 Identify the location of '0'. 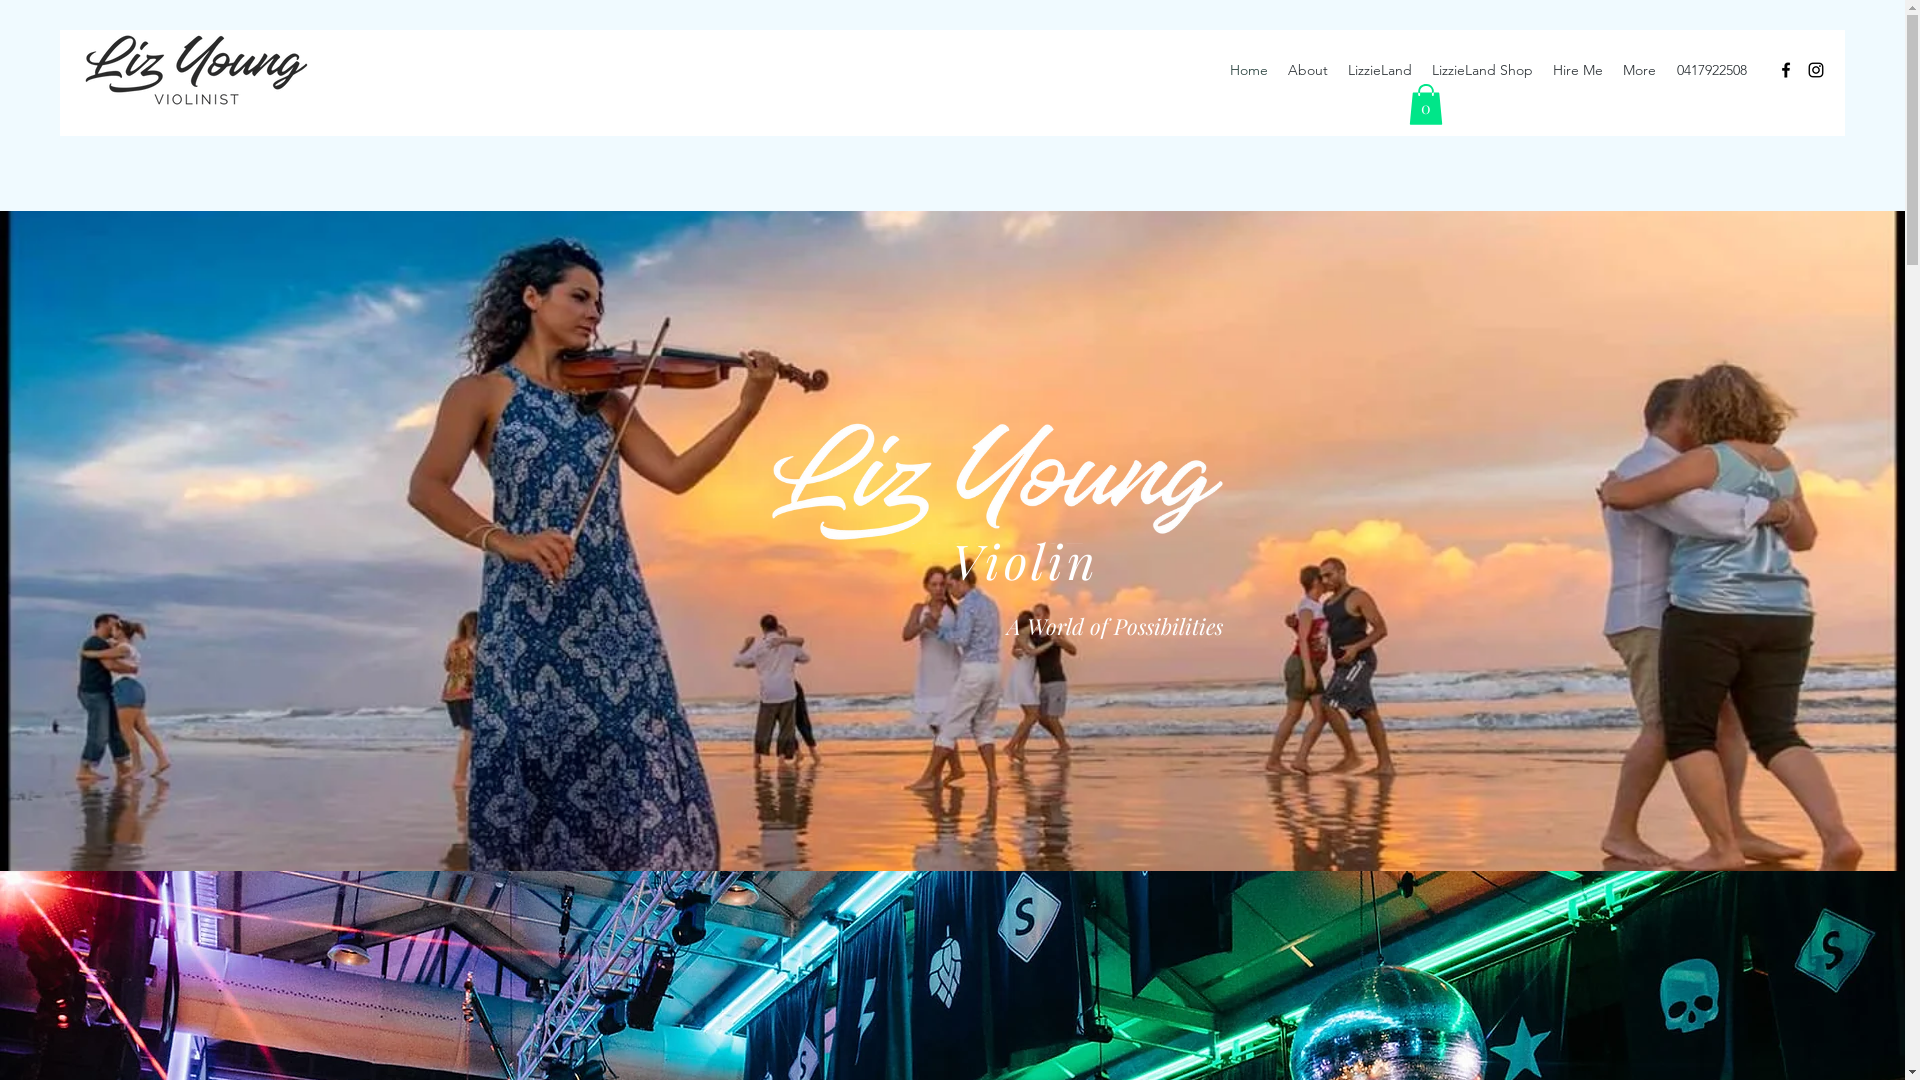
(1406, 104).